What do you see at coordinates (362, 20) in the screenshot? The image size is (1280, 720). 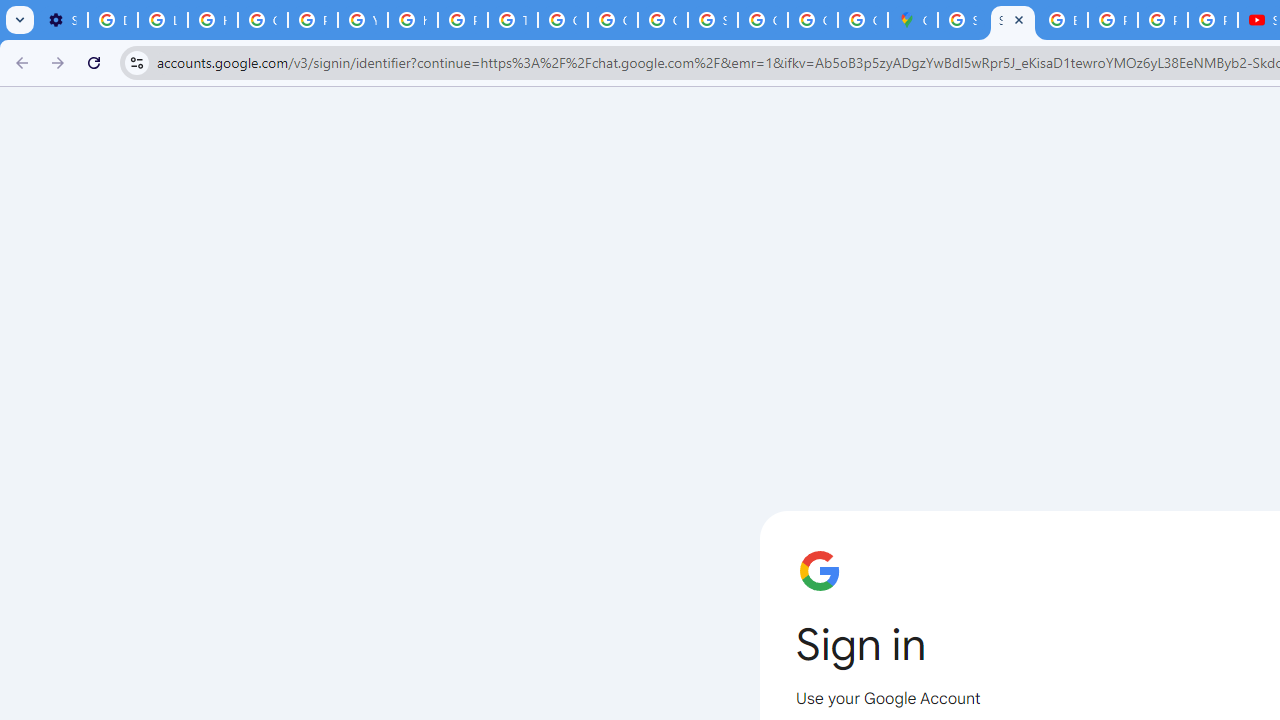 I see `'YouTube'` at bounding box center [362, 20].